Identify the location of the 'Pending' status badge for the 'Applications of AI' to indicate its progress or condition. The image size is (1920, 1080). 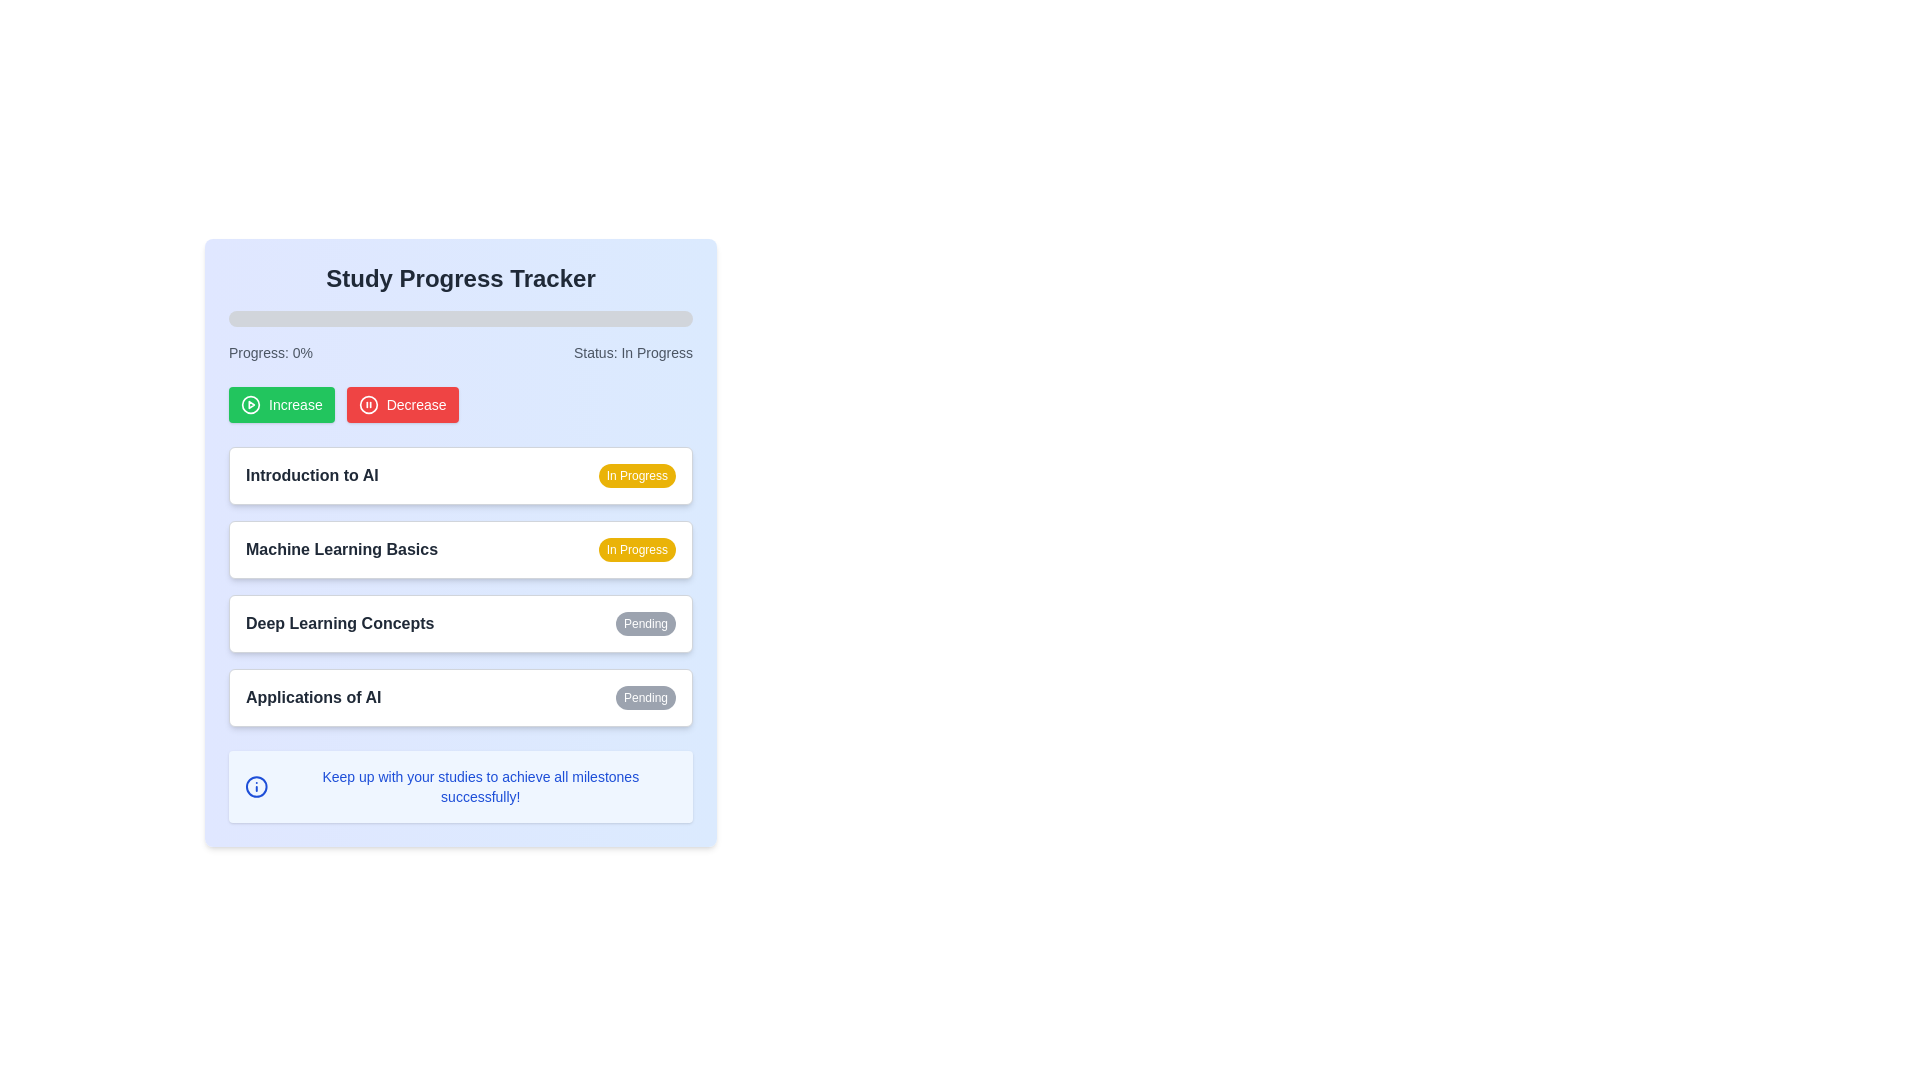
(645, 697).